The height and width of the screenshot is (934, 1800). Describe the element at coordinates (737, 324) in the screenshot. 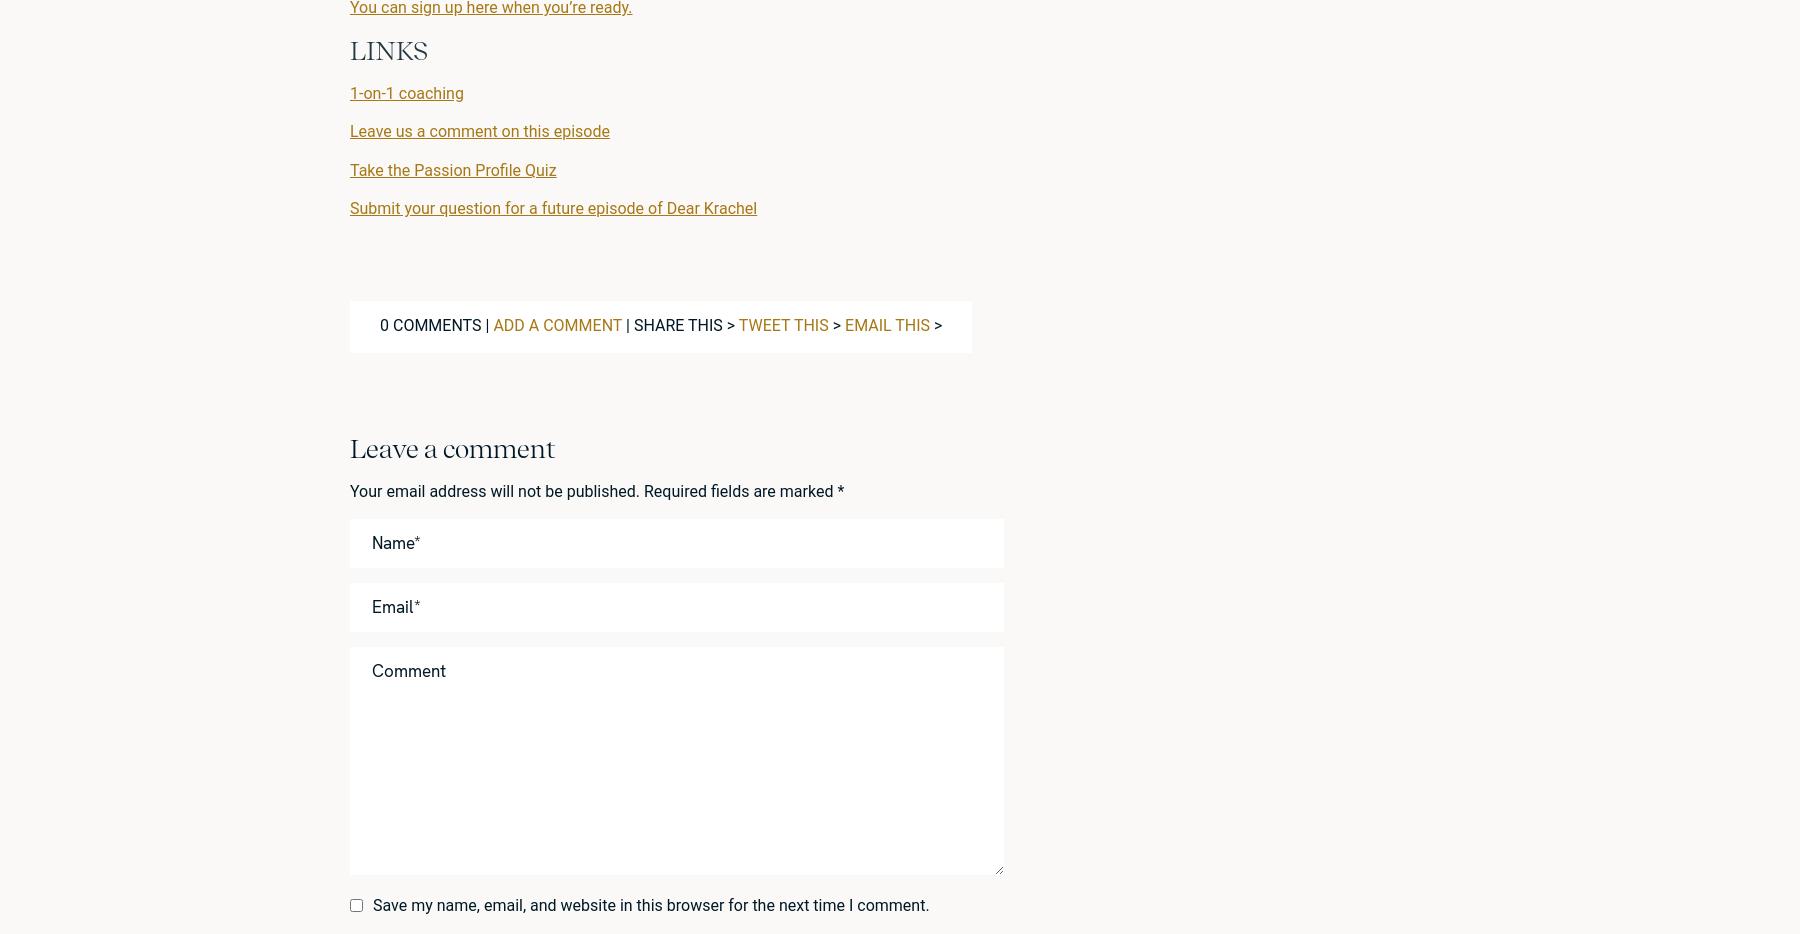

I see `'Tweet this'` at that location.